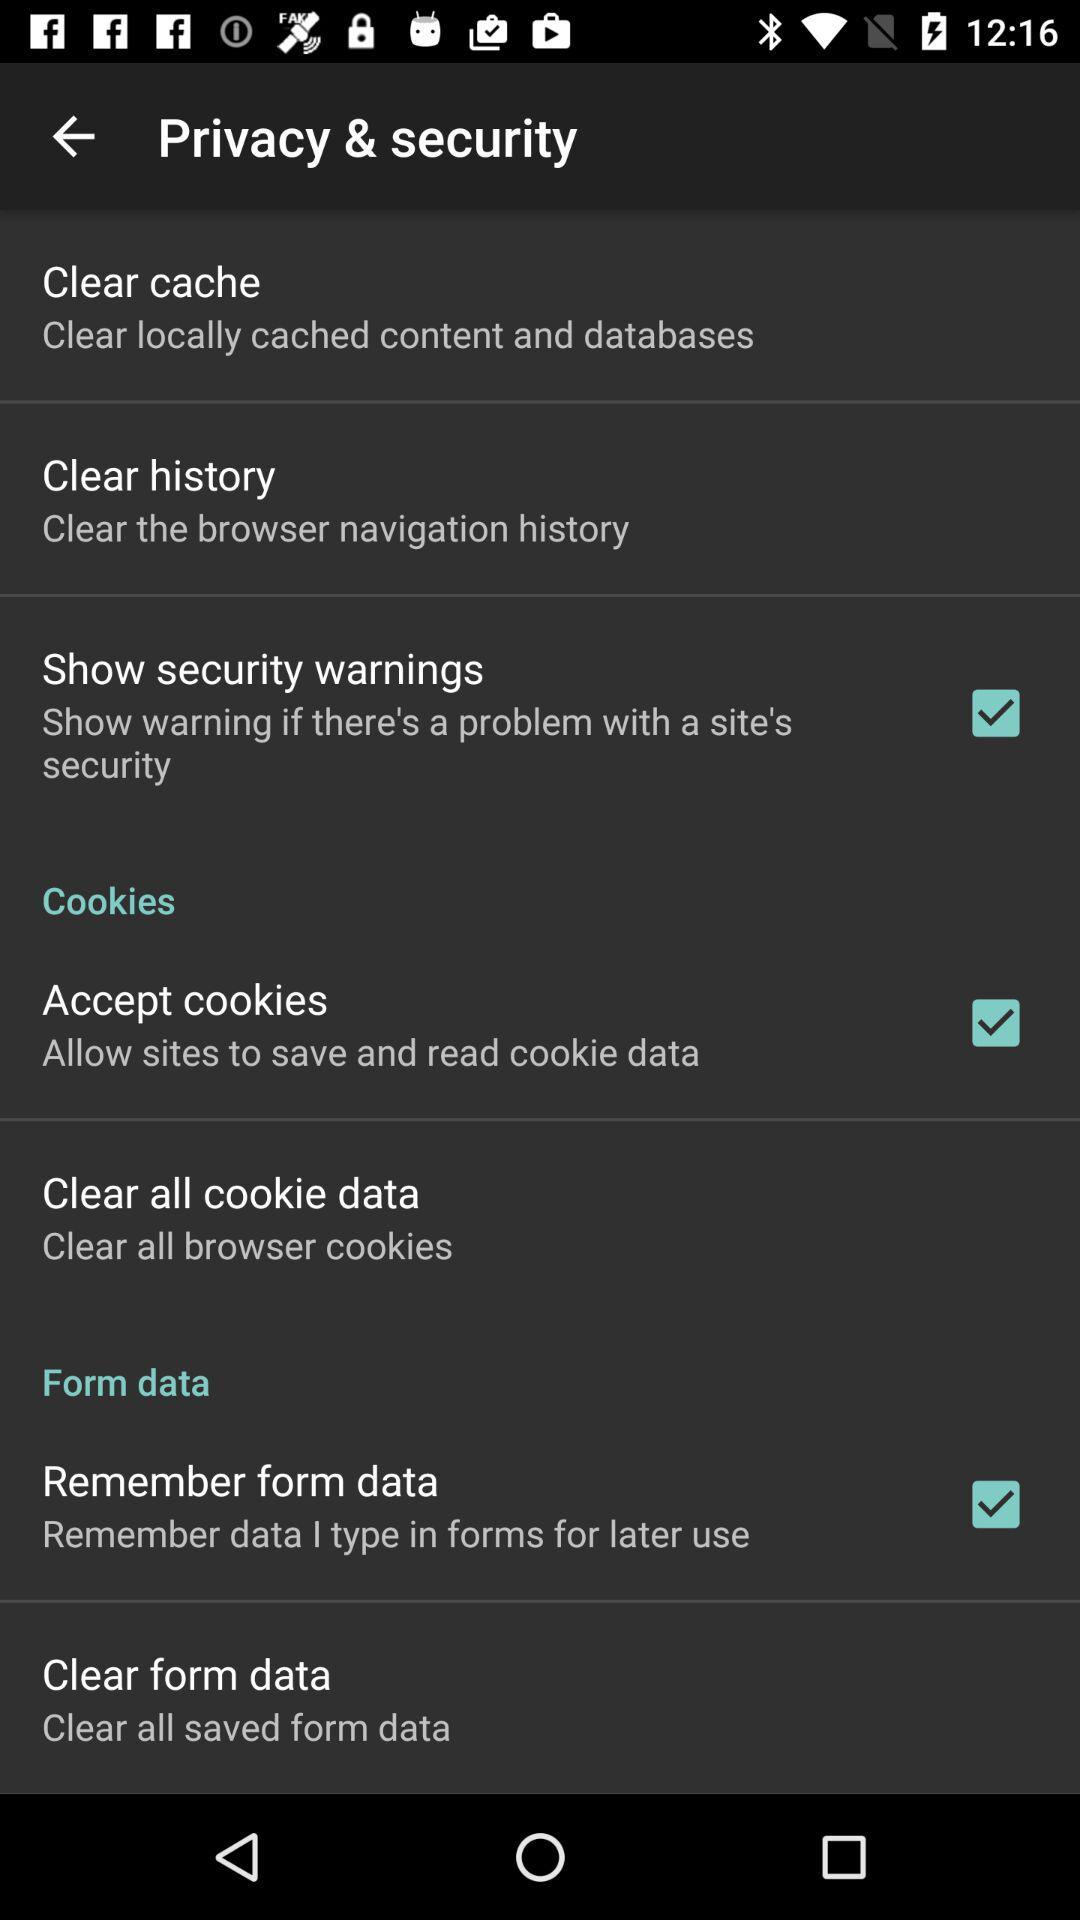 The width and height of the screenshot is (1080, 1920). I want to click on app above cookies item, so click(477, 741).